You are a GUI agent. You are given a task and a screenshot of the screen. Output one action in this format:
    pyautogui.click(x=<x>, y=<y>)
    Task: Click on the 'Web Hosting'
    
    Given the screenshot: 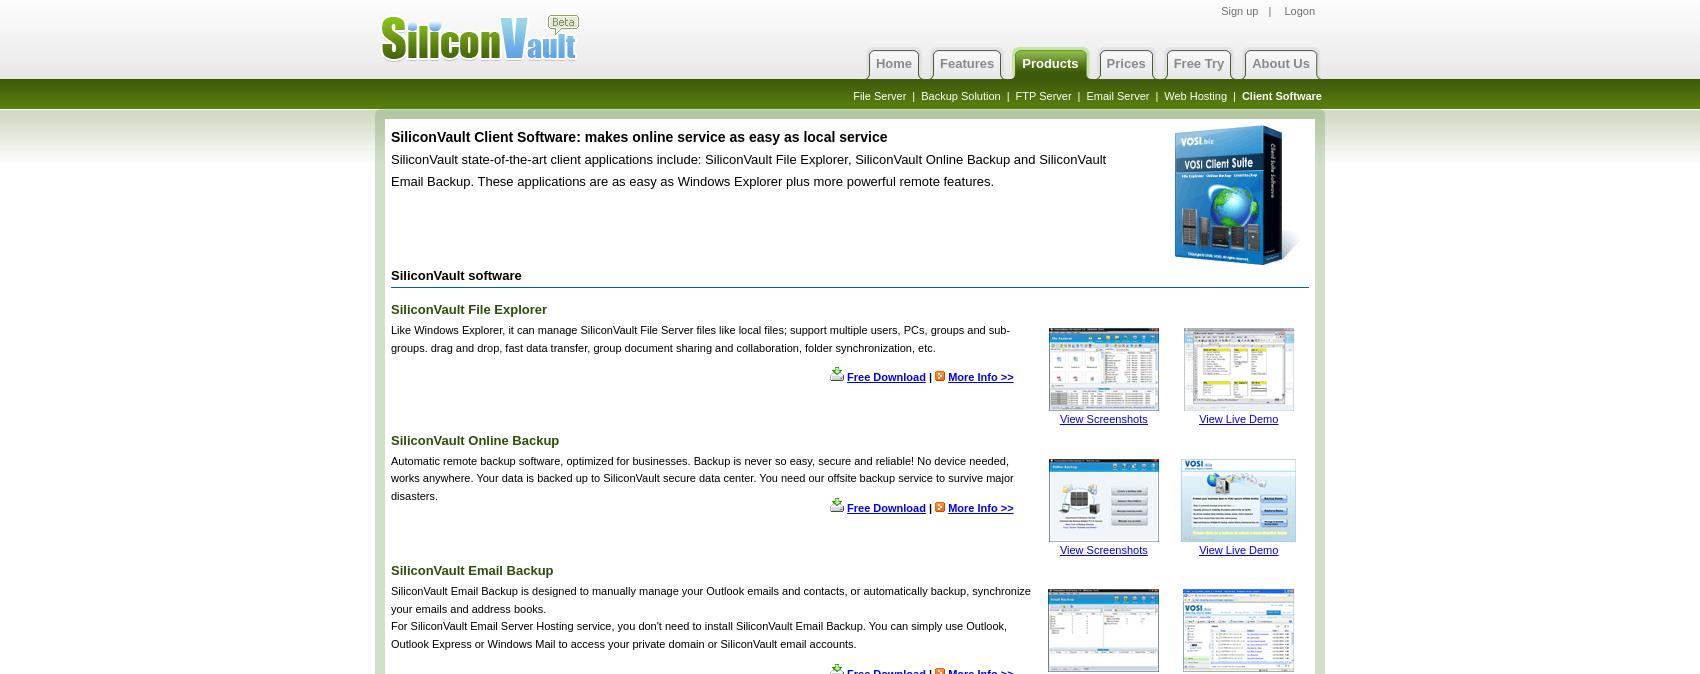 What is the action you would take?
    pyautogui.click(x=1194, y=94)
    